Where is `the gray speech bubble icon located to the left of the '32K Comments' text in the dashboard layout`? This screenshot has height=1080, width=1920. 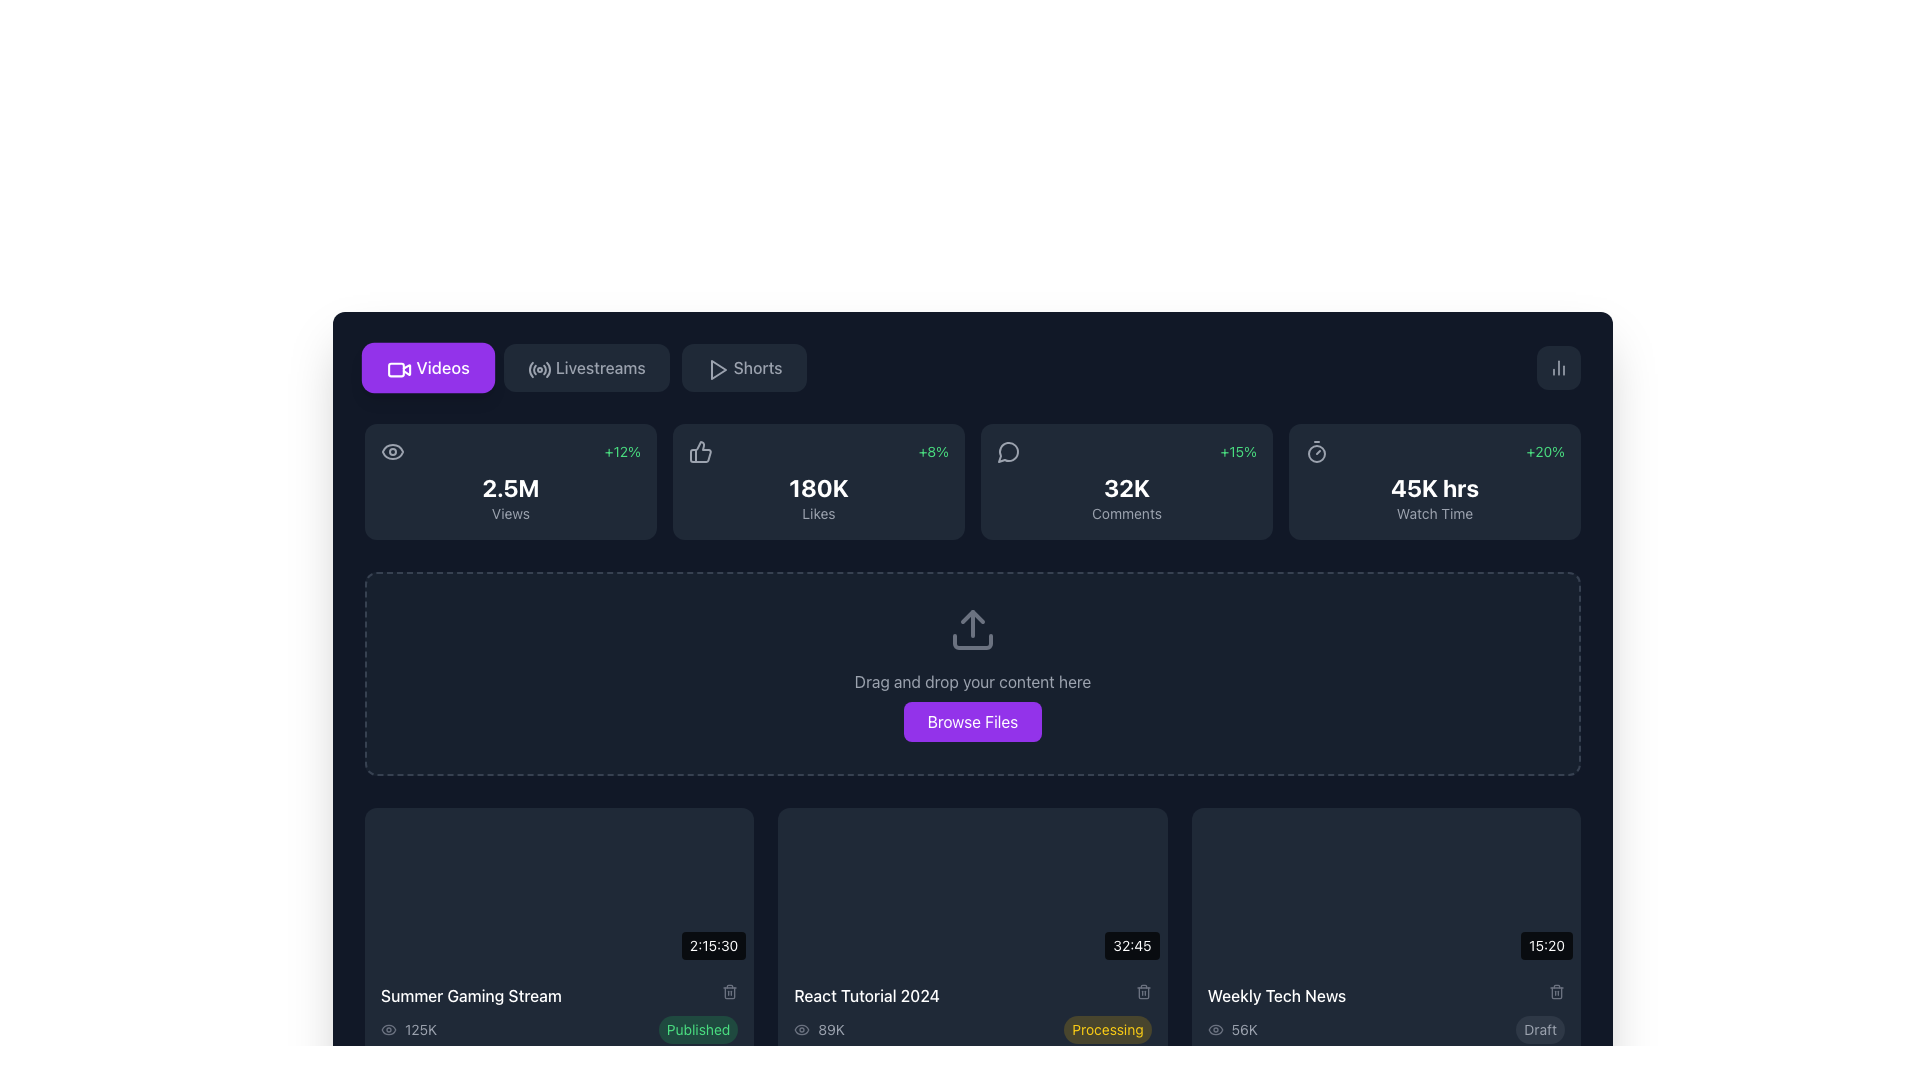
the gray speech bubble icon located to the left of the '32K Comments' text in the dashboard layout is located at coordinates (1008, 451).